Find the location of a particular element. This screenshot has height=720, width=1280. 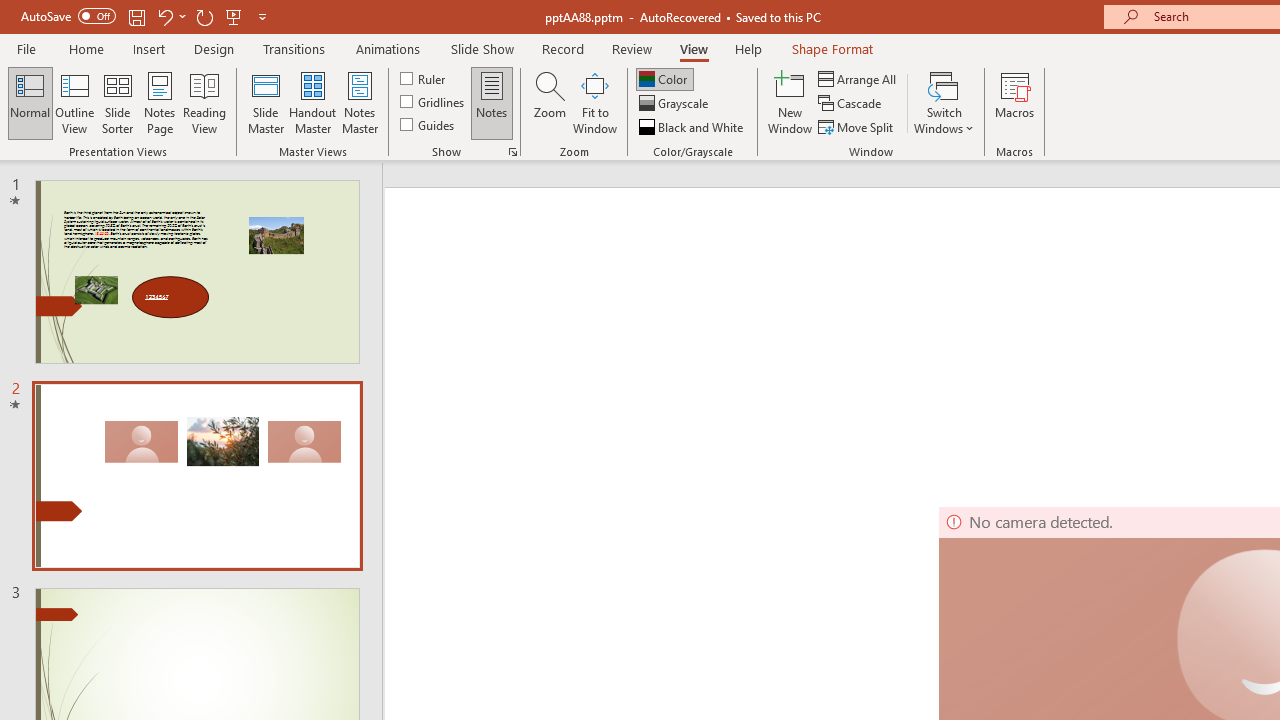

'Fit to Window' is located at coordinates (594, 103).